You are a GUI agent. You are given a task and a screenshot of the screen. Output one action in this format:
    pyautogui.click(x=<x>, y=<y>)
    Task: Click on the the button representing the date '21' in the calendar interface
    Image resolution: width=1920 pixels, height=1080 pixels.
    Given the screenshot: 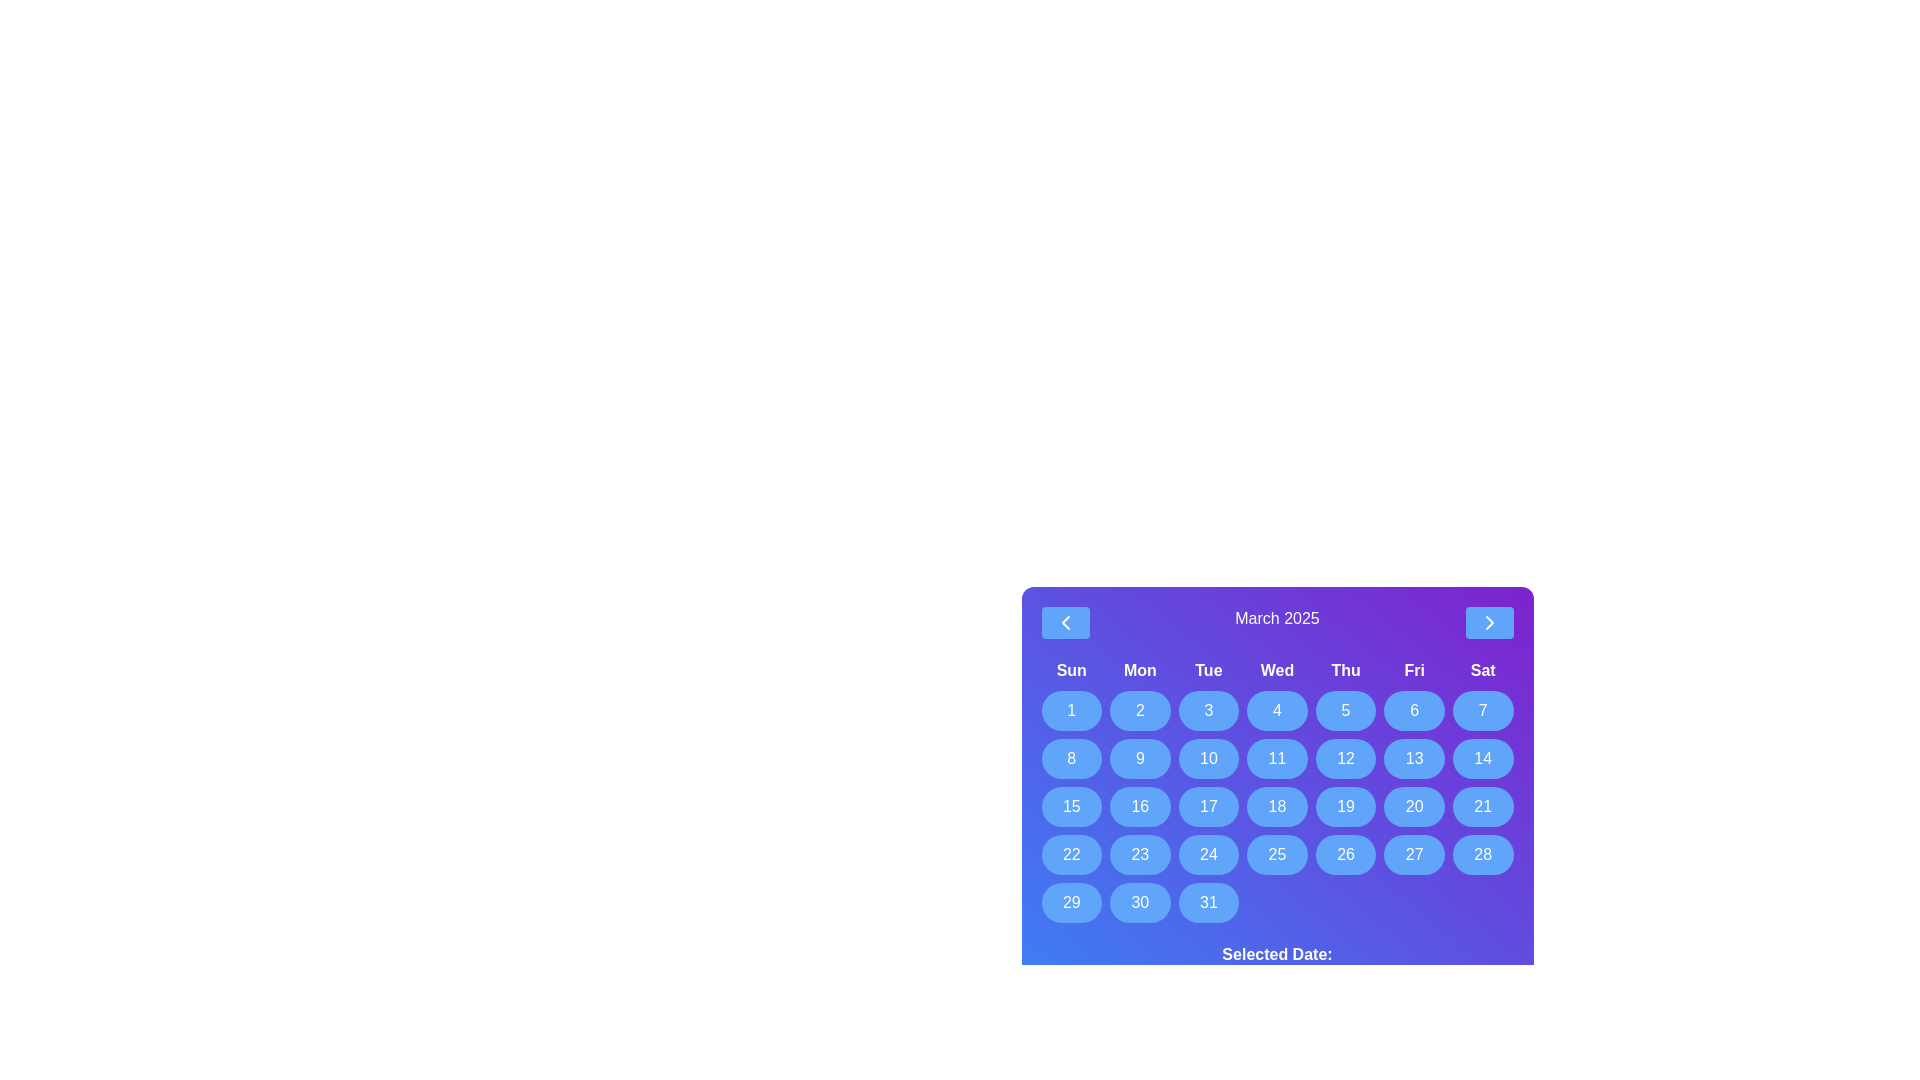 What is the action you would take?
    pyautogui.click(x=1483, y=805)
    